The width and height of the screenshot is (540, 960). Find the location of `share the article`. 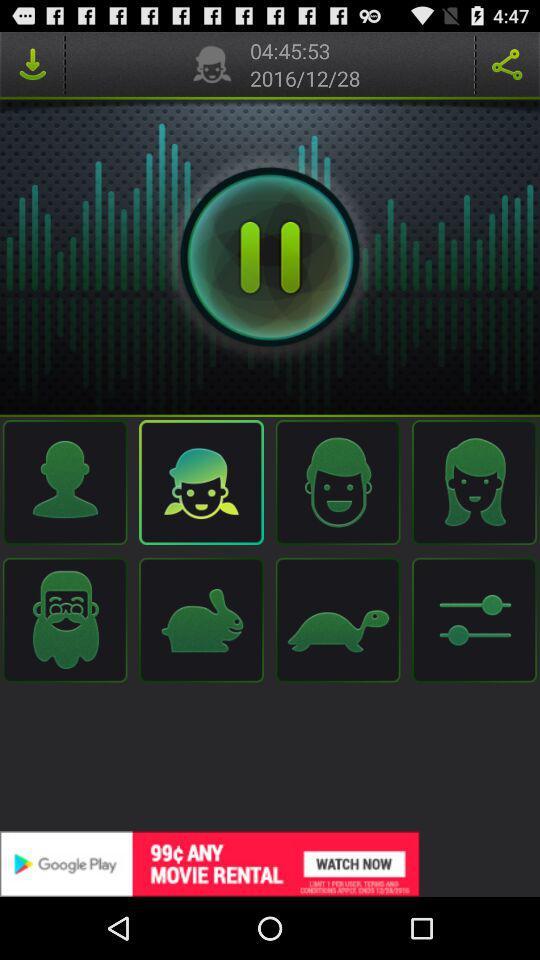

share the article is located at coordinates (507, 64).